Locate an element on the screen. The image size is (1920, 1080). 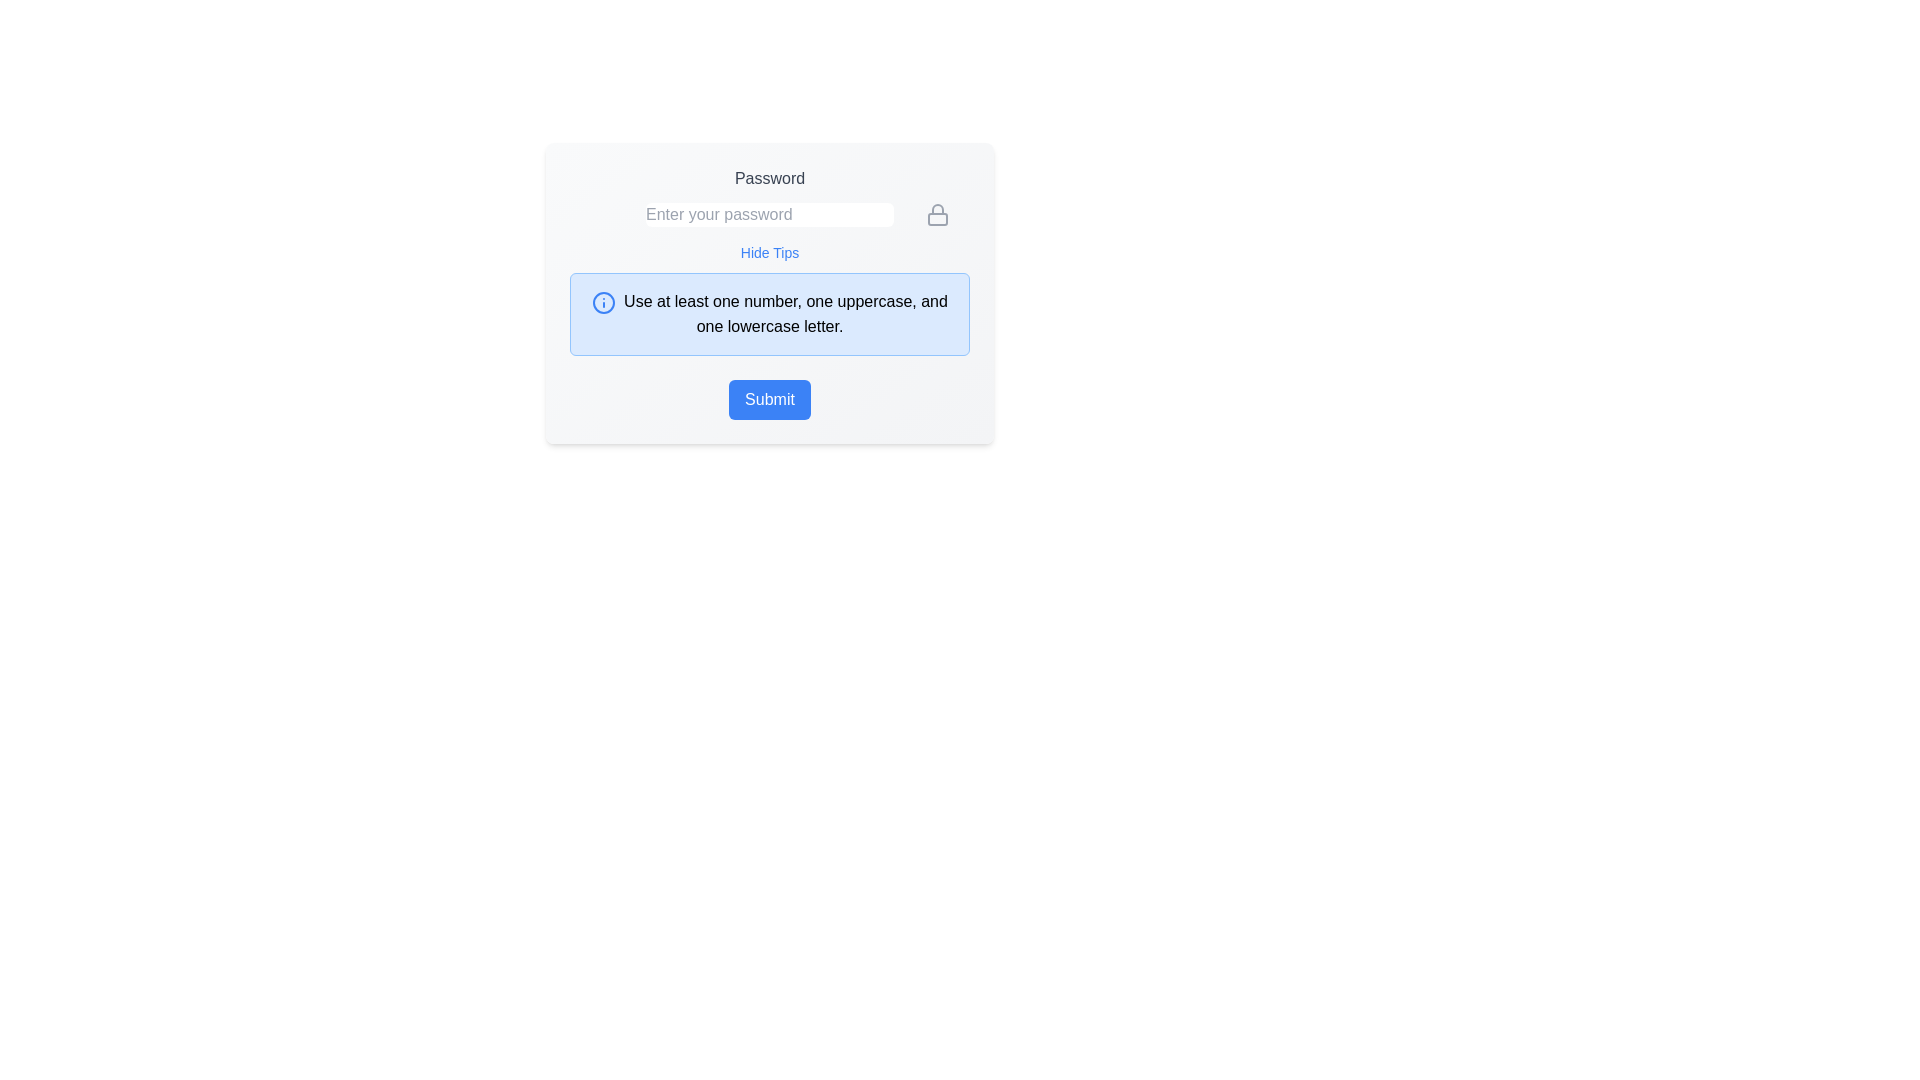
the 'Hide Tips' interactive text link located beneath the password input field is located at coordinates (768, 252).